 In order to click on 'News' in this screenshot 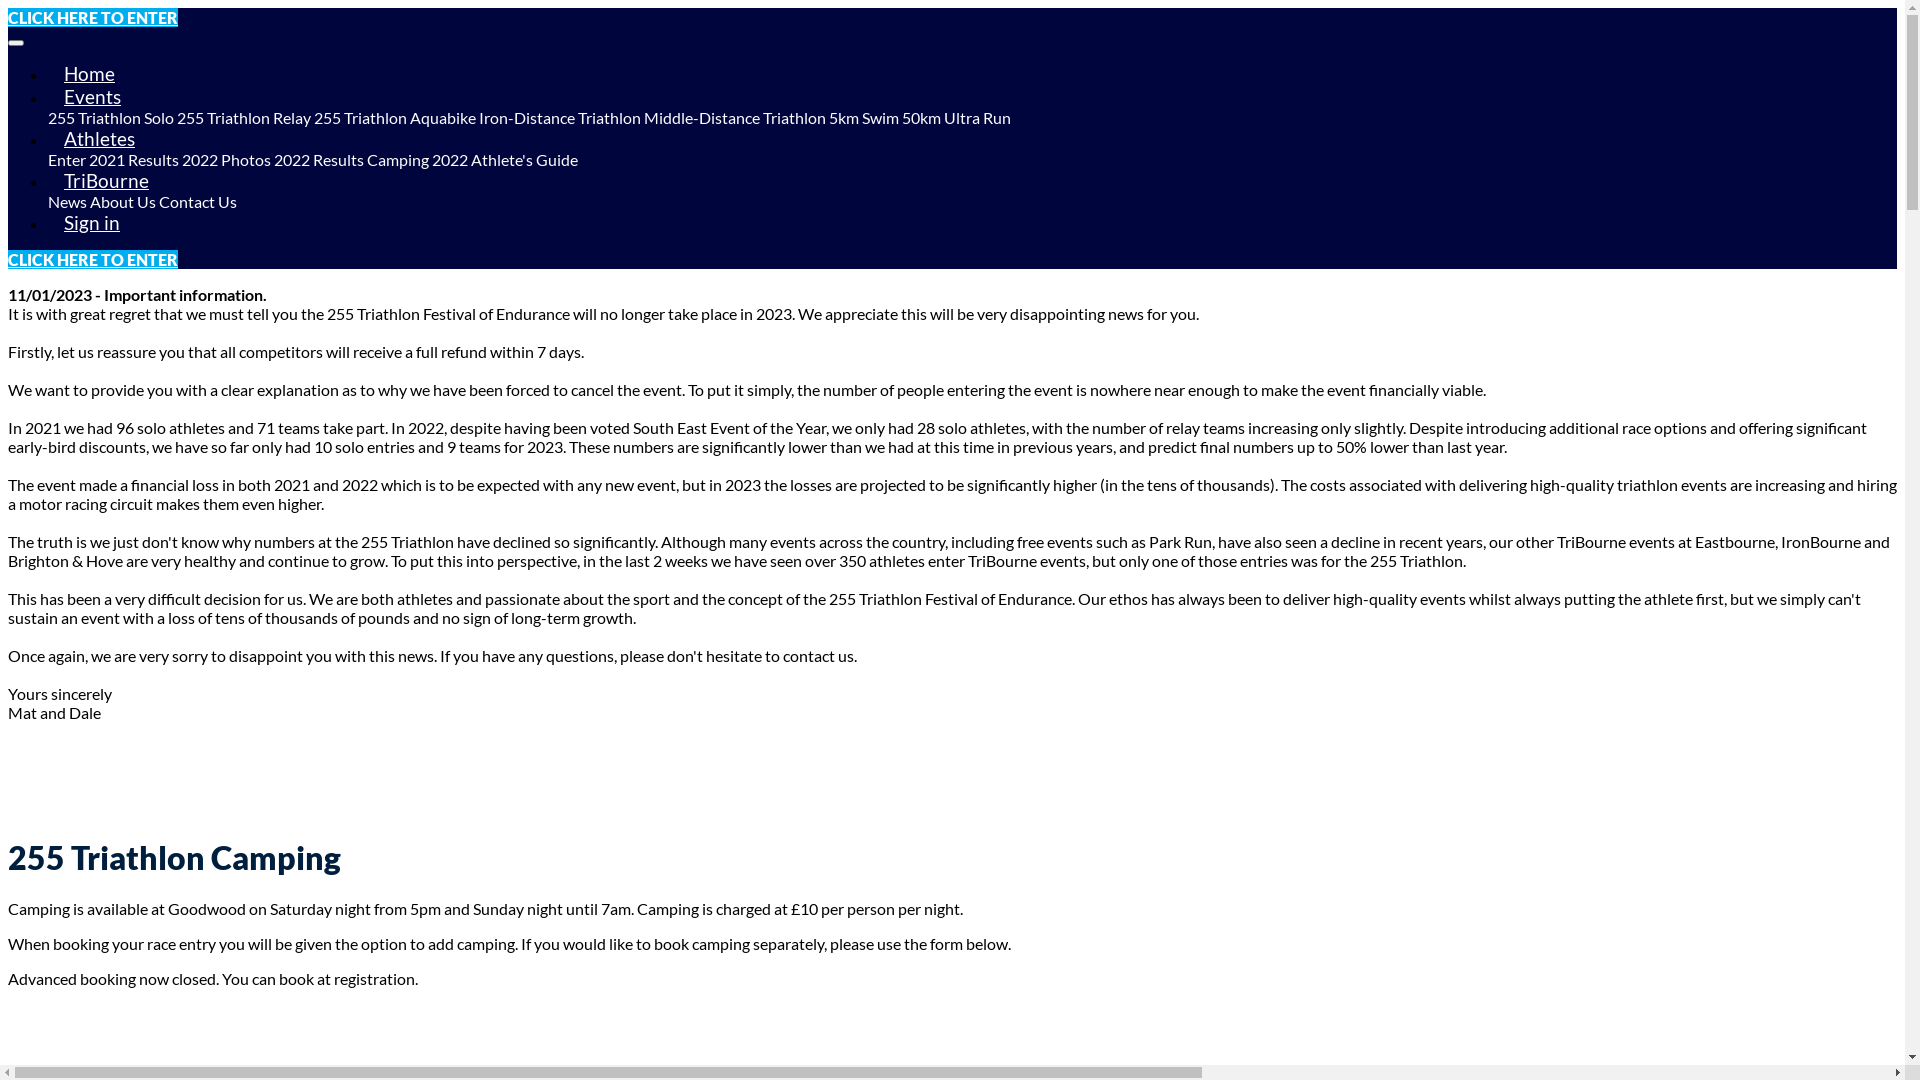, I will do `click(48, 201)`.